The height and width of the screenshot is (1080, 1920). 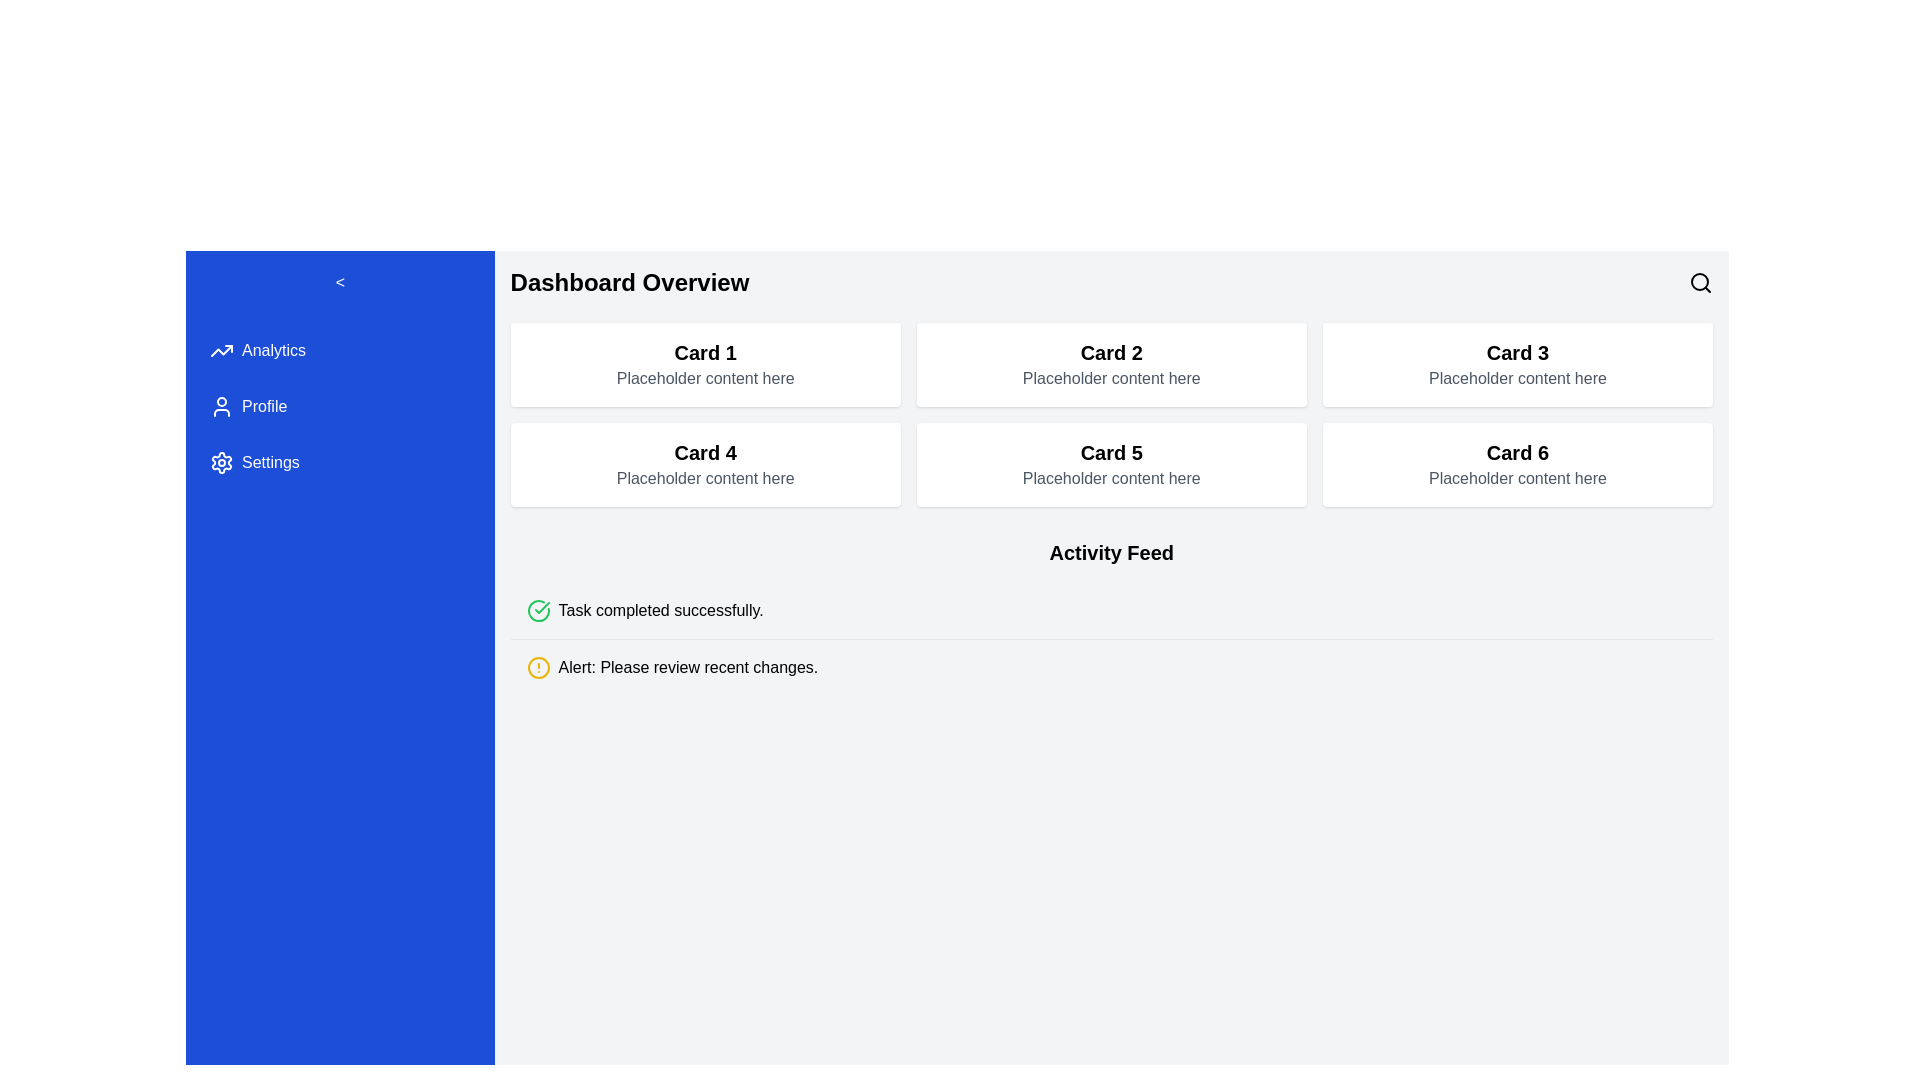 What do you see at coordinates (1517, 465) in the screenshot?
I see `the text content displayed on the informational card located in the bottom-right corner of the grid layout, specifically the sixth card beneath 'Card 3'` at bounding box center [1517, 465].